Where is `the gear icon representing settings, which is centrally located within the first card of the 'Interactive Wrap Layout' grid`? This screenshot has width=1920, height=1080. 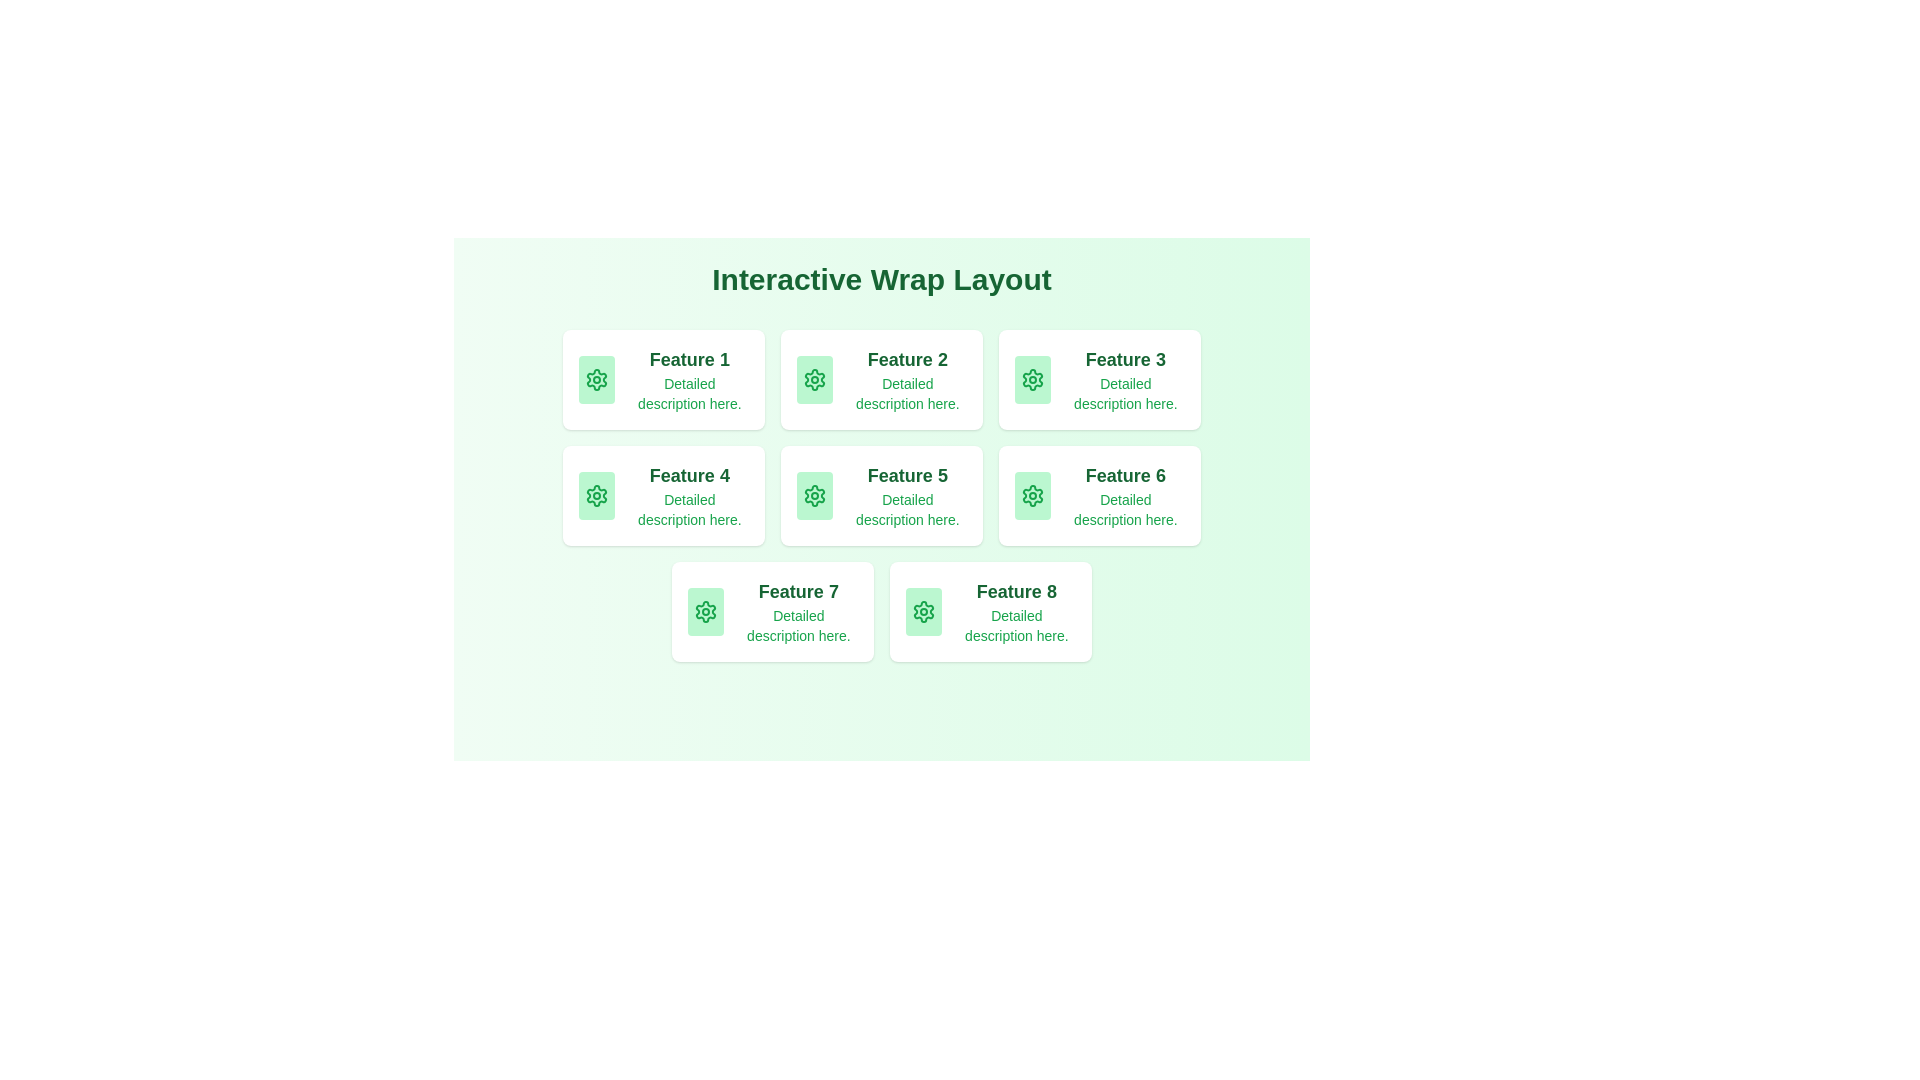 the gear icon representing settings, which is centrally located within the first card of the 'Interactive Wrap Layout' grid is located at coordinates (595, 380).